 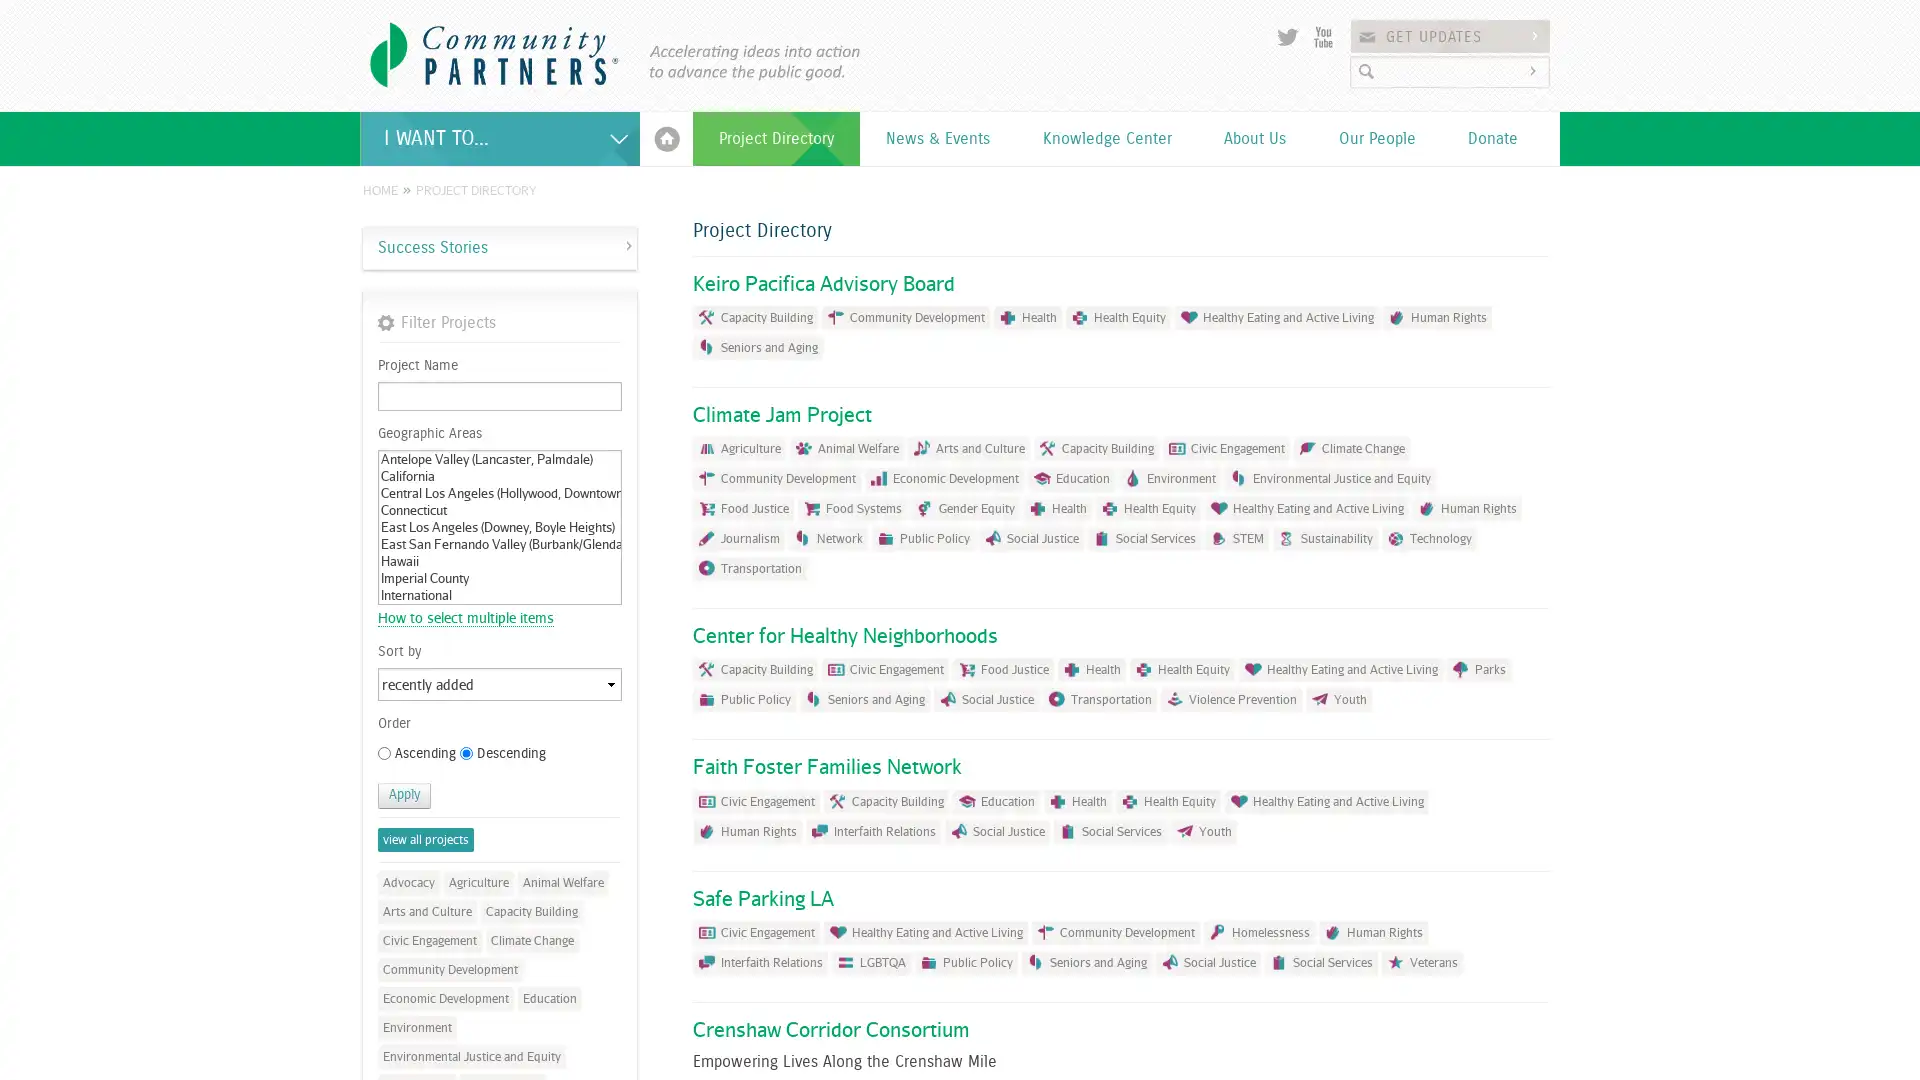 What do you see at coordinates (1535, 70) in the screenshot?
I see `Search` at bounding box center [1535, 70].